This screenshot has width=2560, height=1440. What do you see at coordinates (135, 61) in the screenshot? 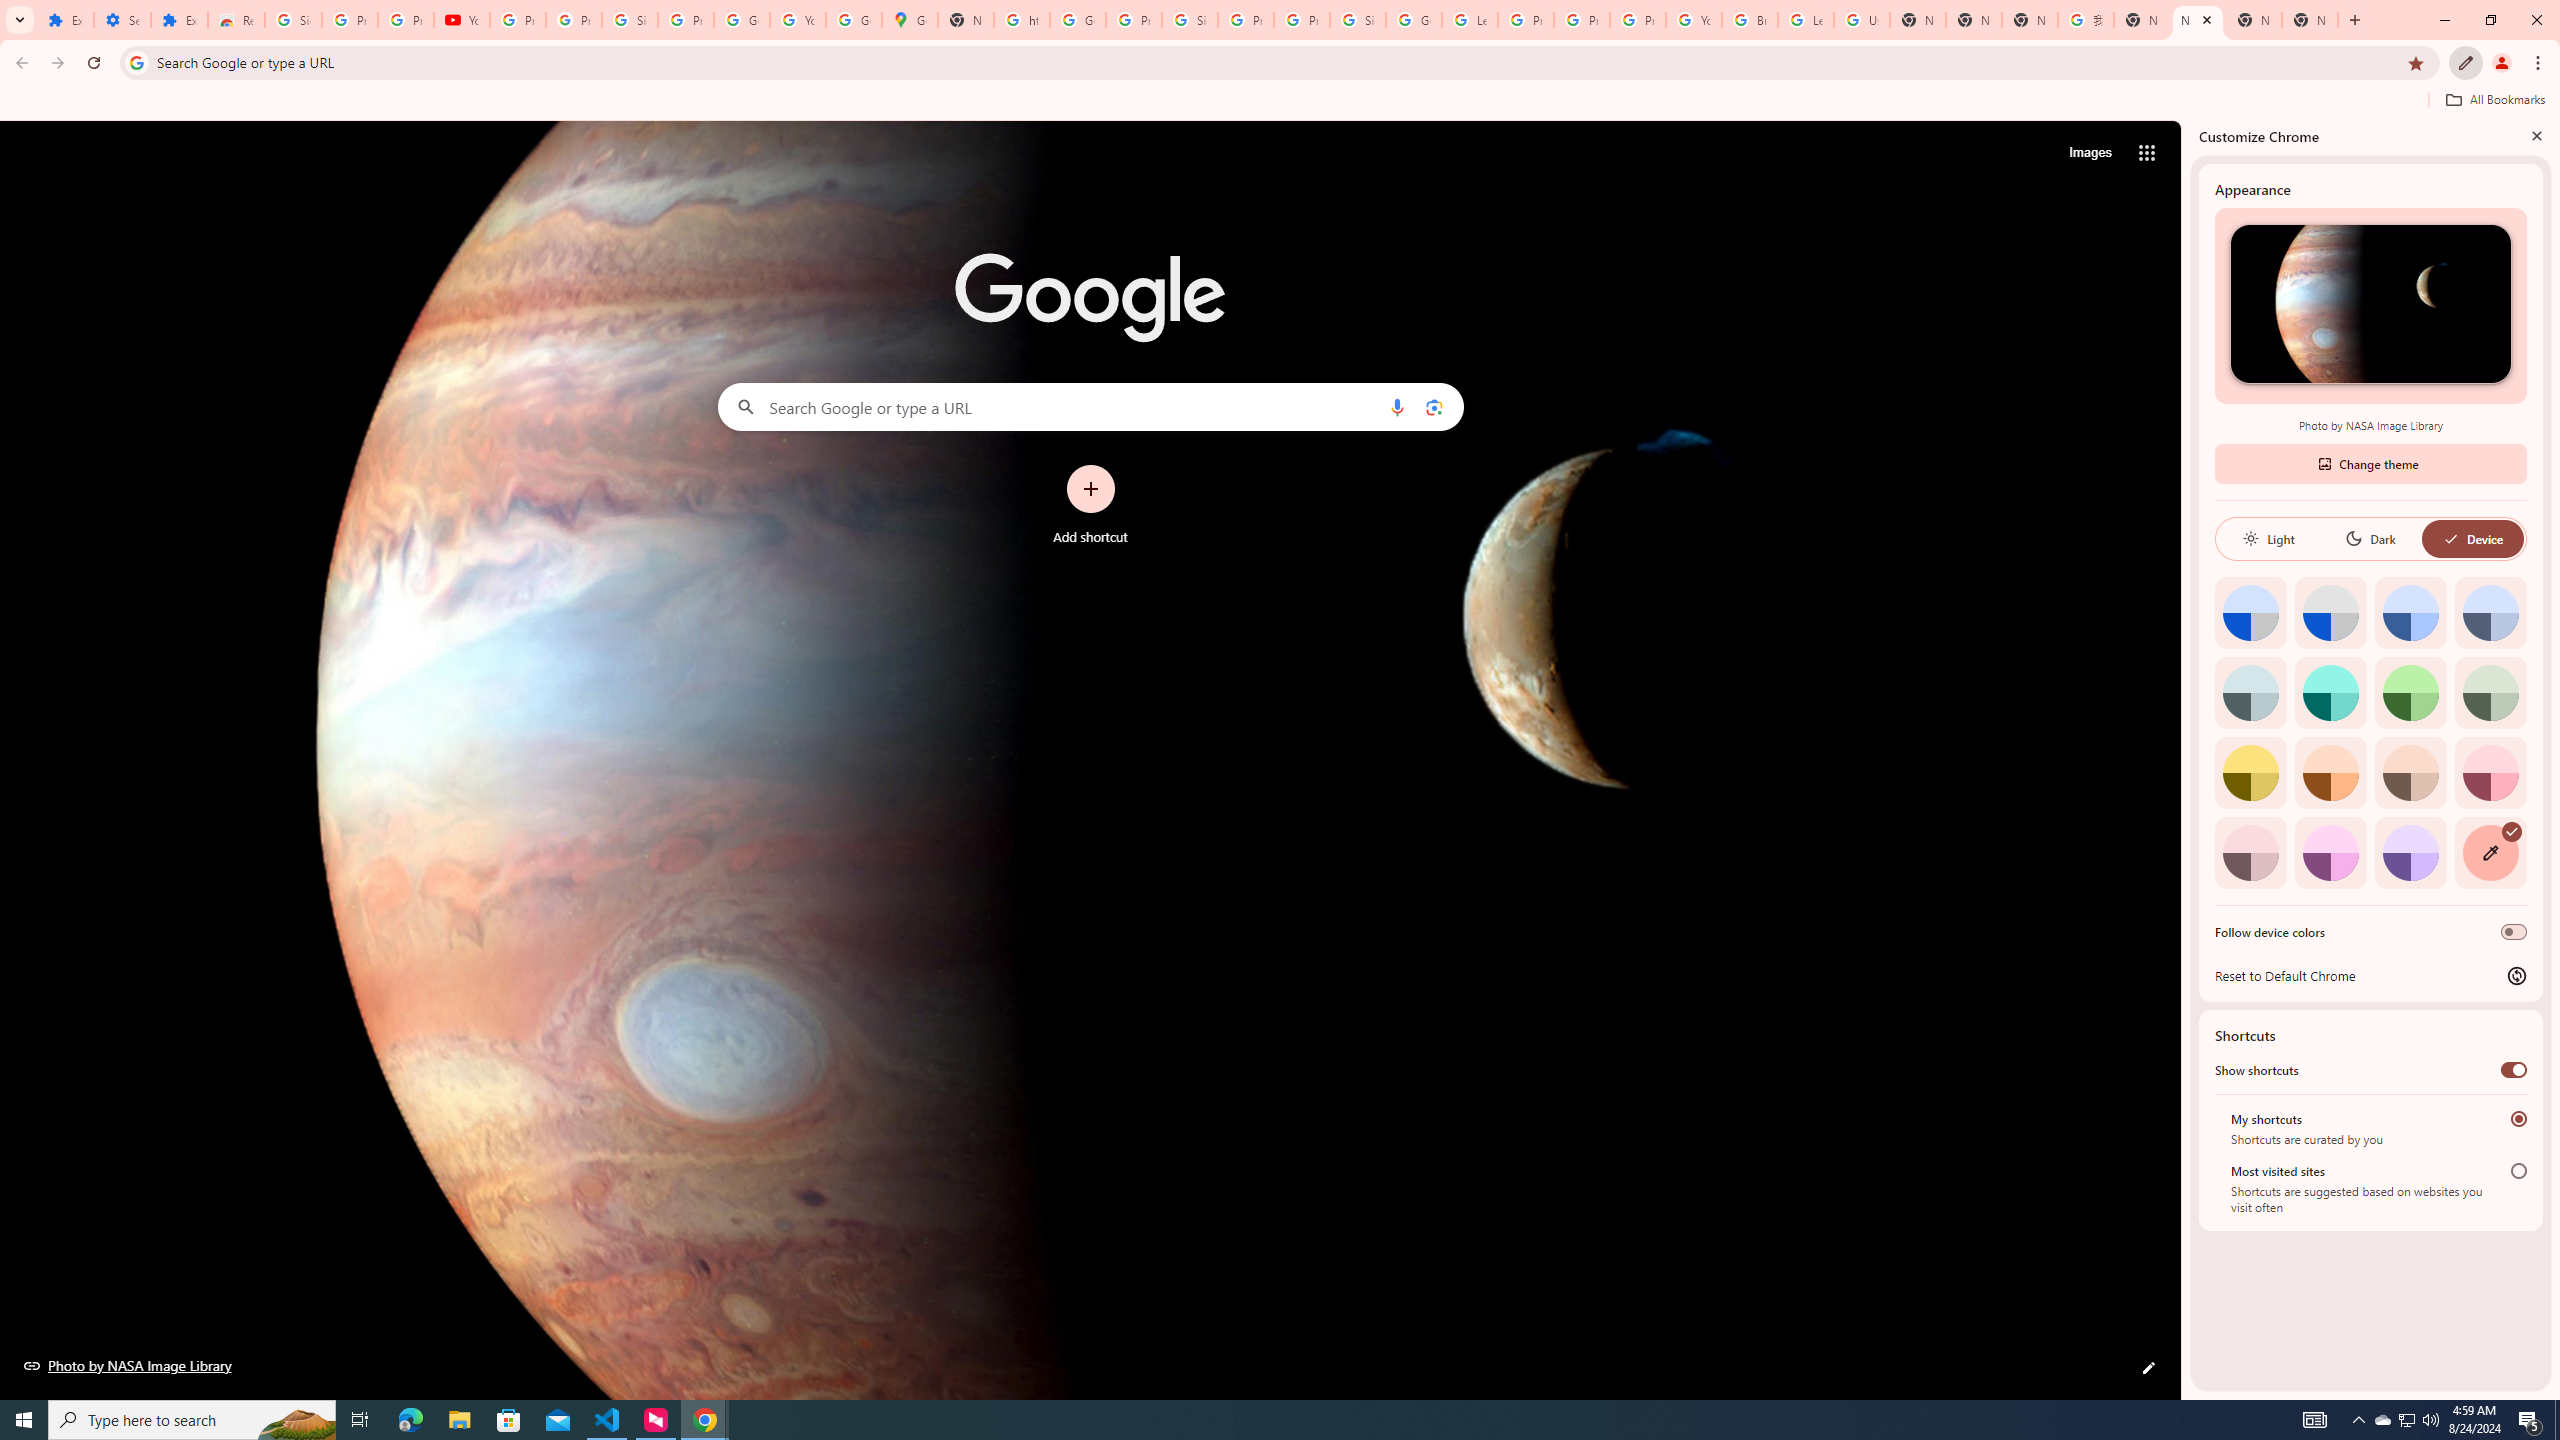
I see `'Search icon'` at bounding box center [135, 61].